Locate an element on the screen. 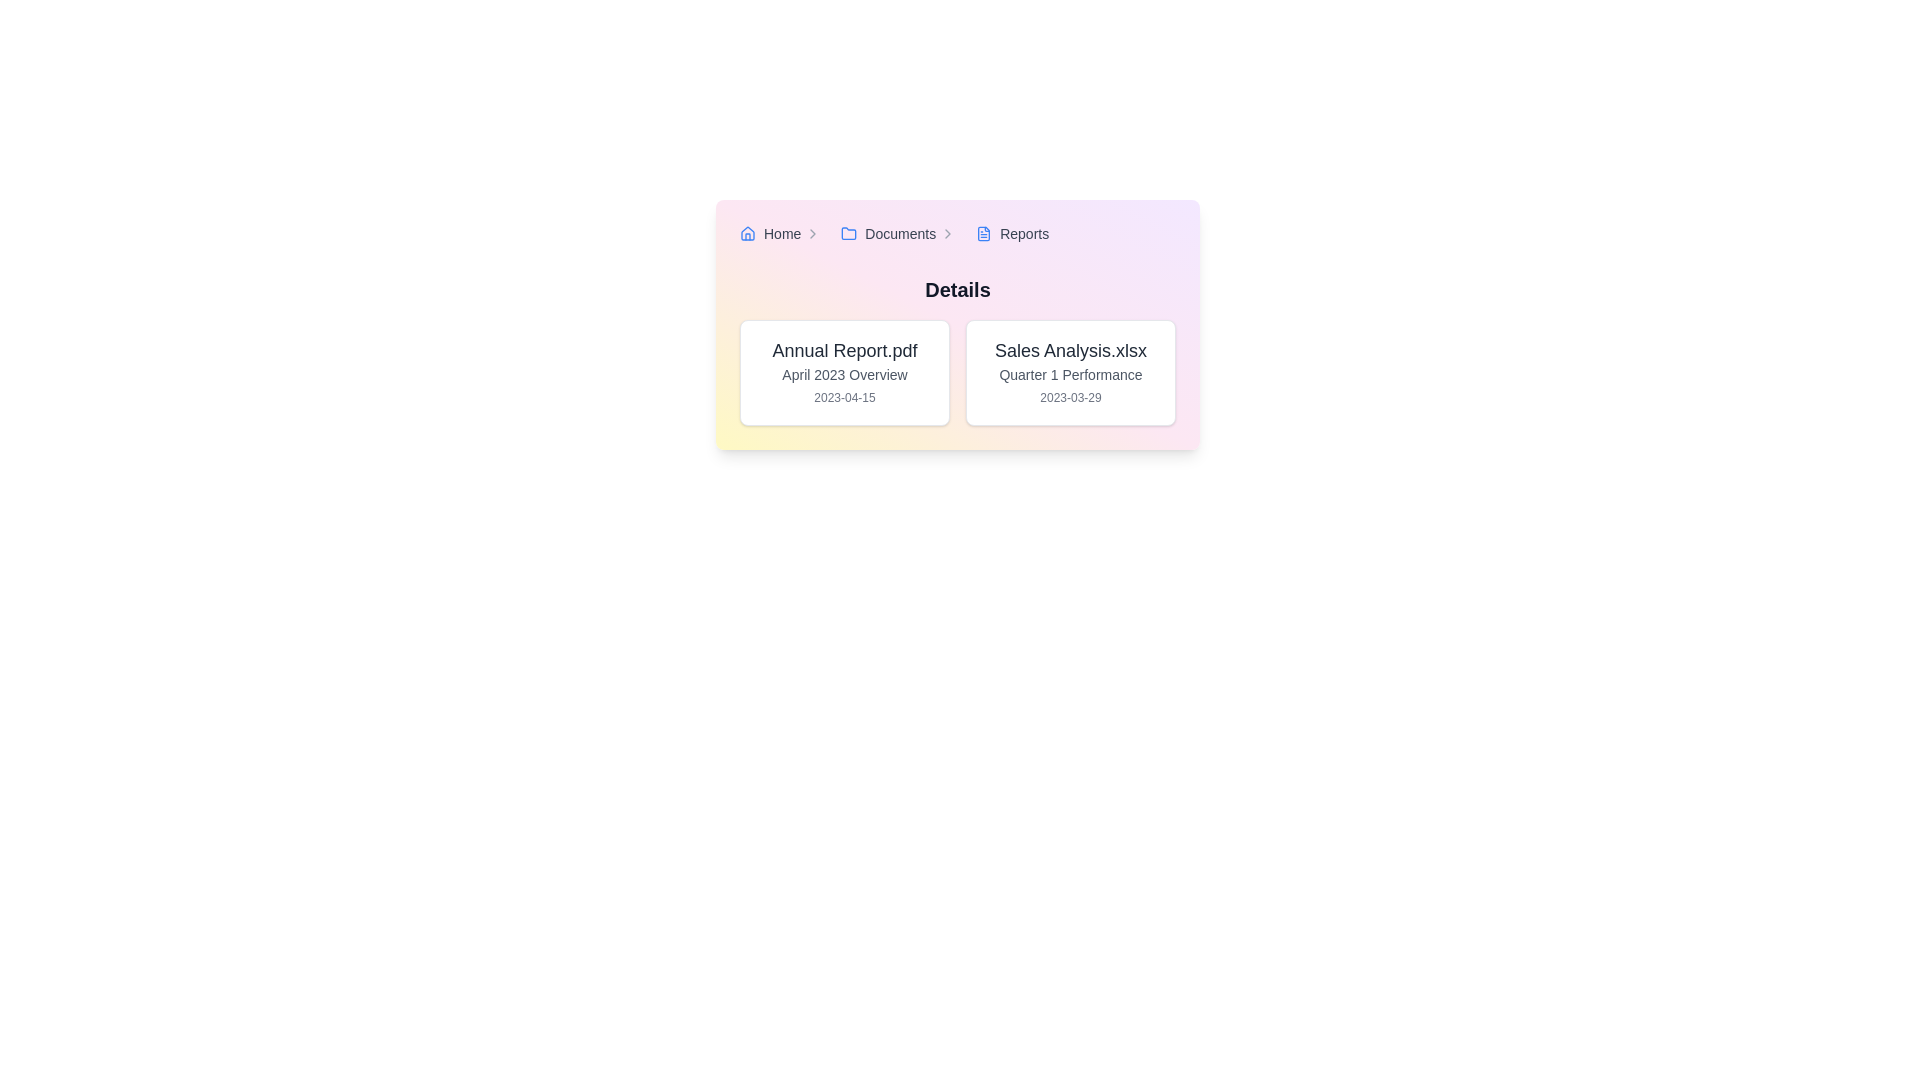 The width and height of the screenshot is (1920, 1080). the static text element displaying the name 'Sales Analysis.xlsx' located in the upper-right section of the interface is located at coordinates (1069, 350).